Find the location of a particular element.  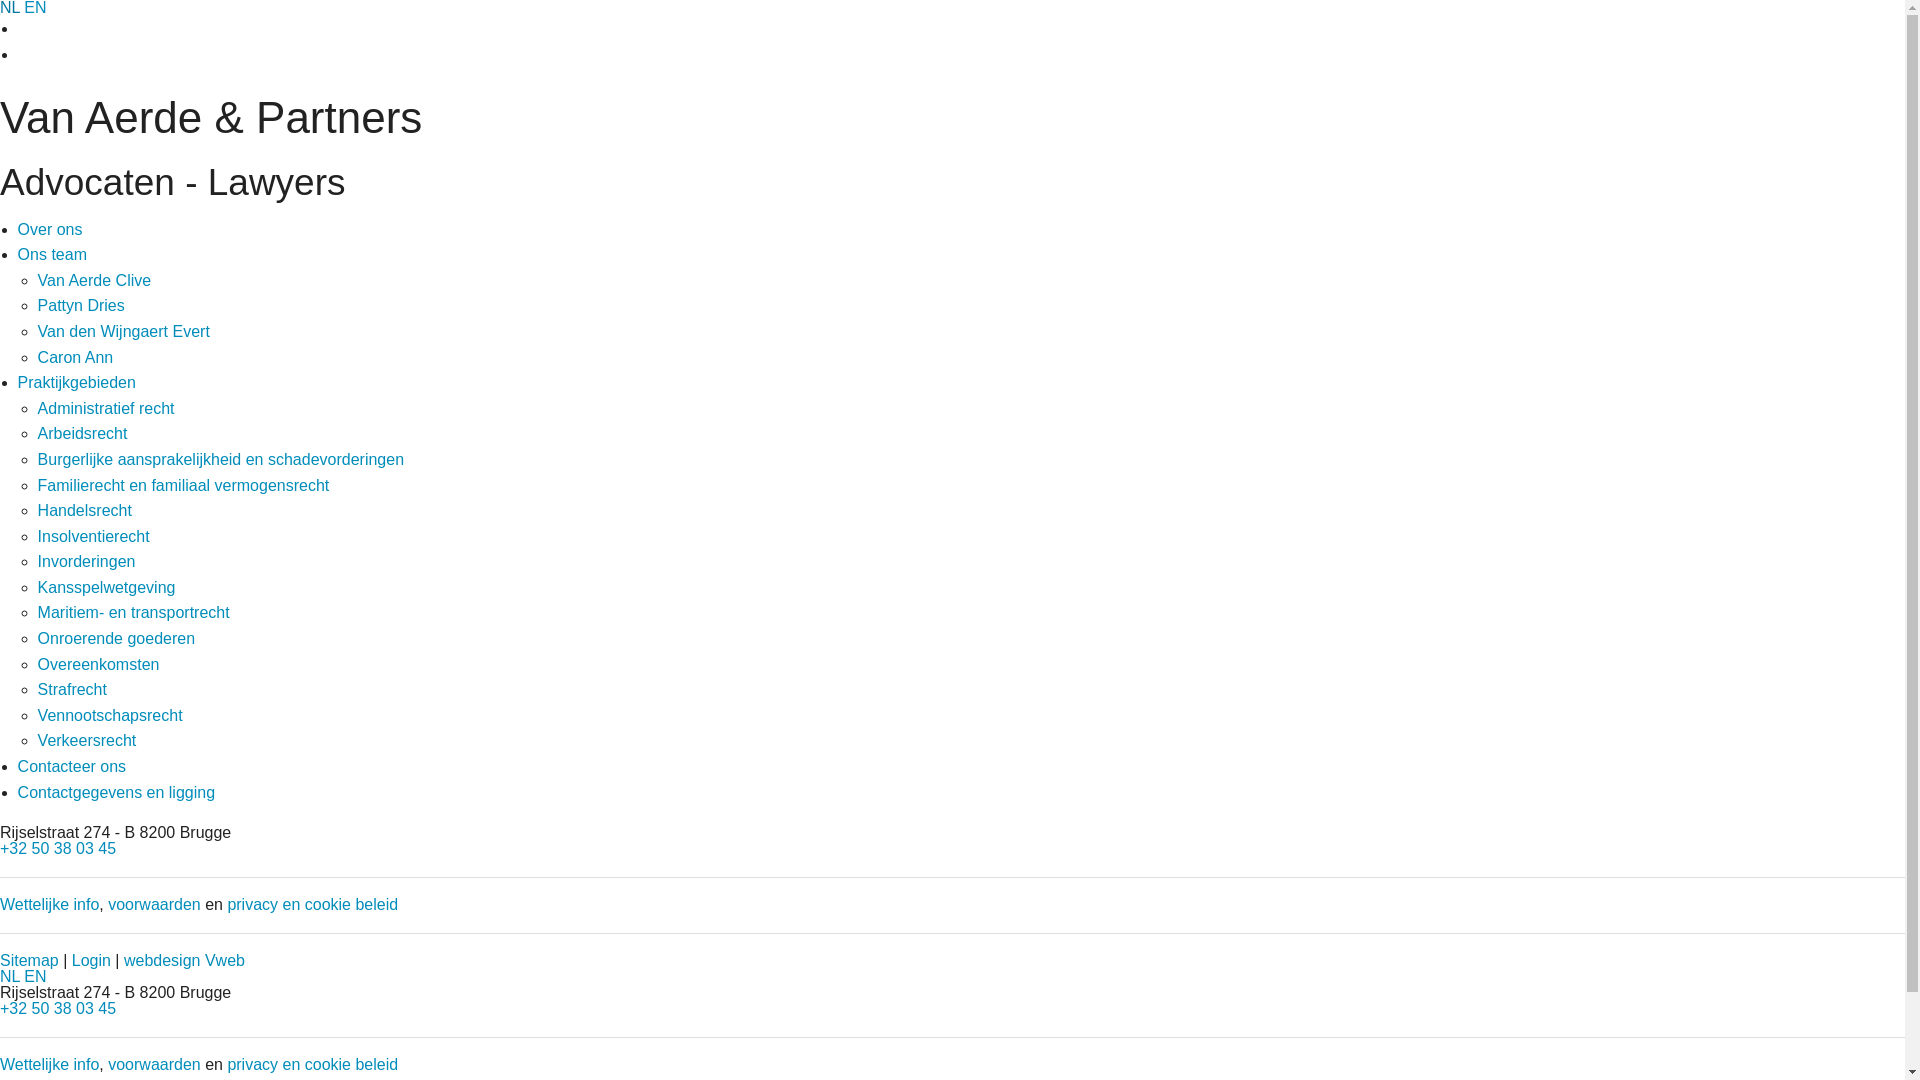

'Onroerende goederen' is located at coordinates (38, 638).